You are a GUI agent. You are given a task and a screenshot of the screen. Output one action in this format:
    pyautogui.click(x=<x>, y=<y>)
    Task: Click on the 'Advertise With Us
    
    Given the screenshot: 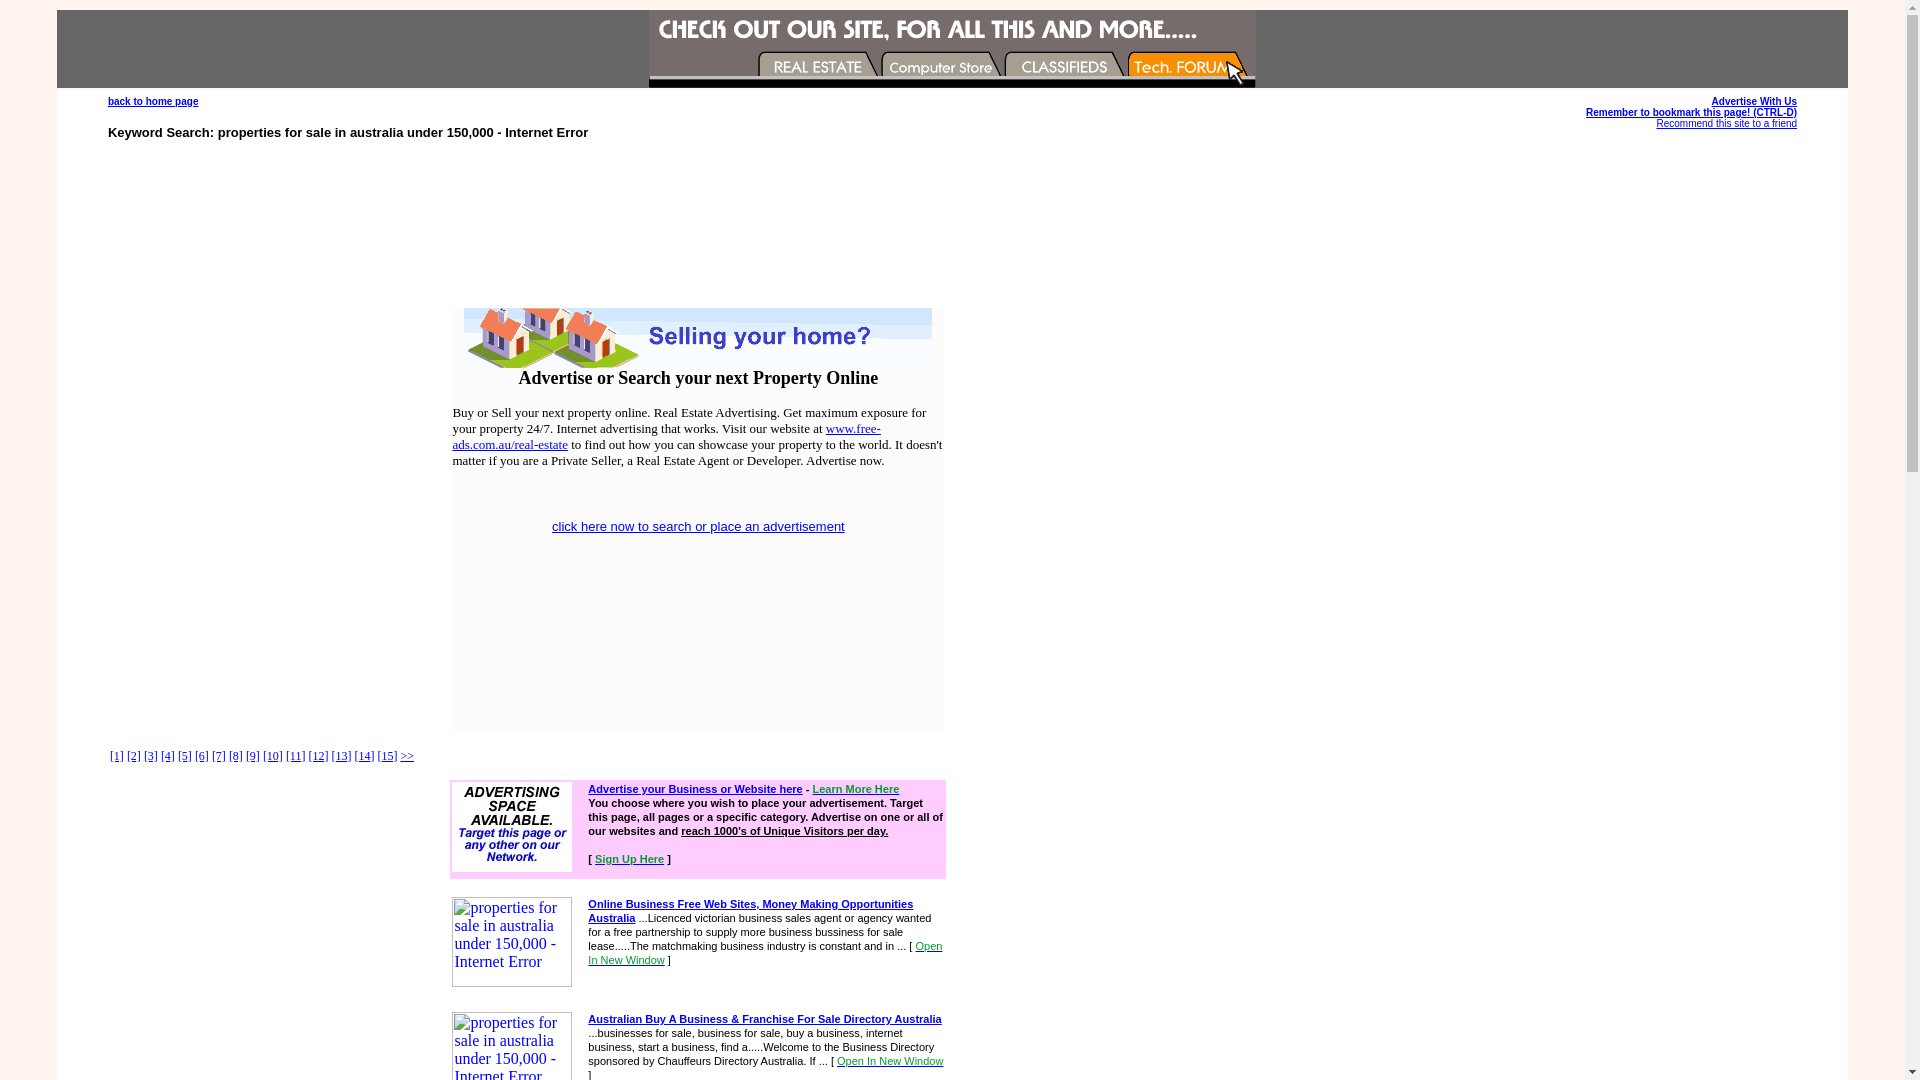 What is the action you would take?
    pyautogui.click(x=1690, y=107)
    